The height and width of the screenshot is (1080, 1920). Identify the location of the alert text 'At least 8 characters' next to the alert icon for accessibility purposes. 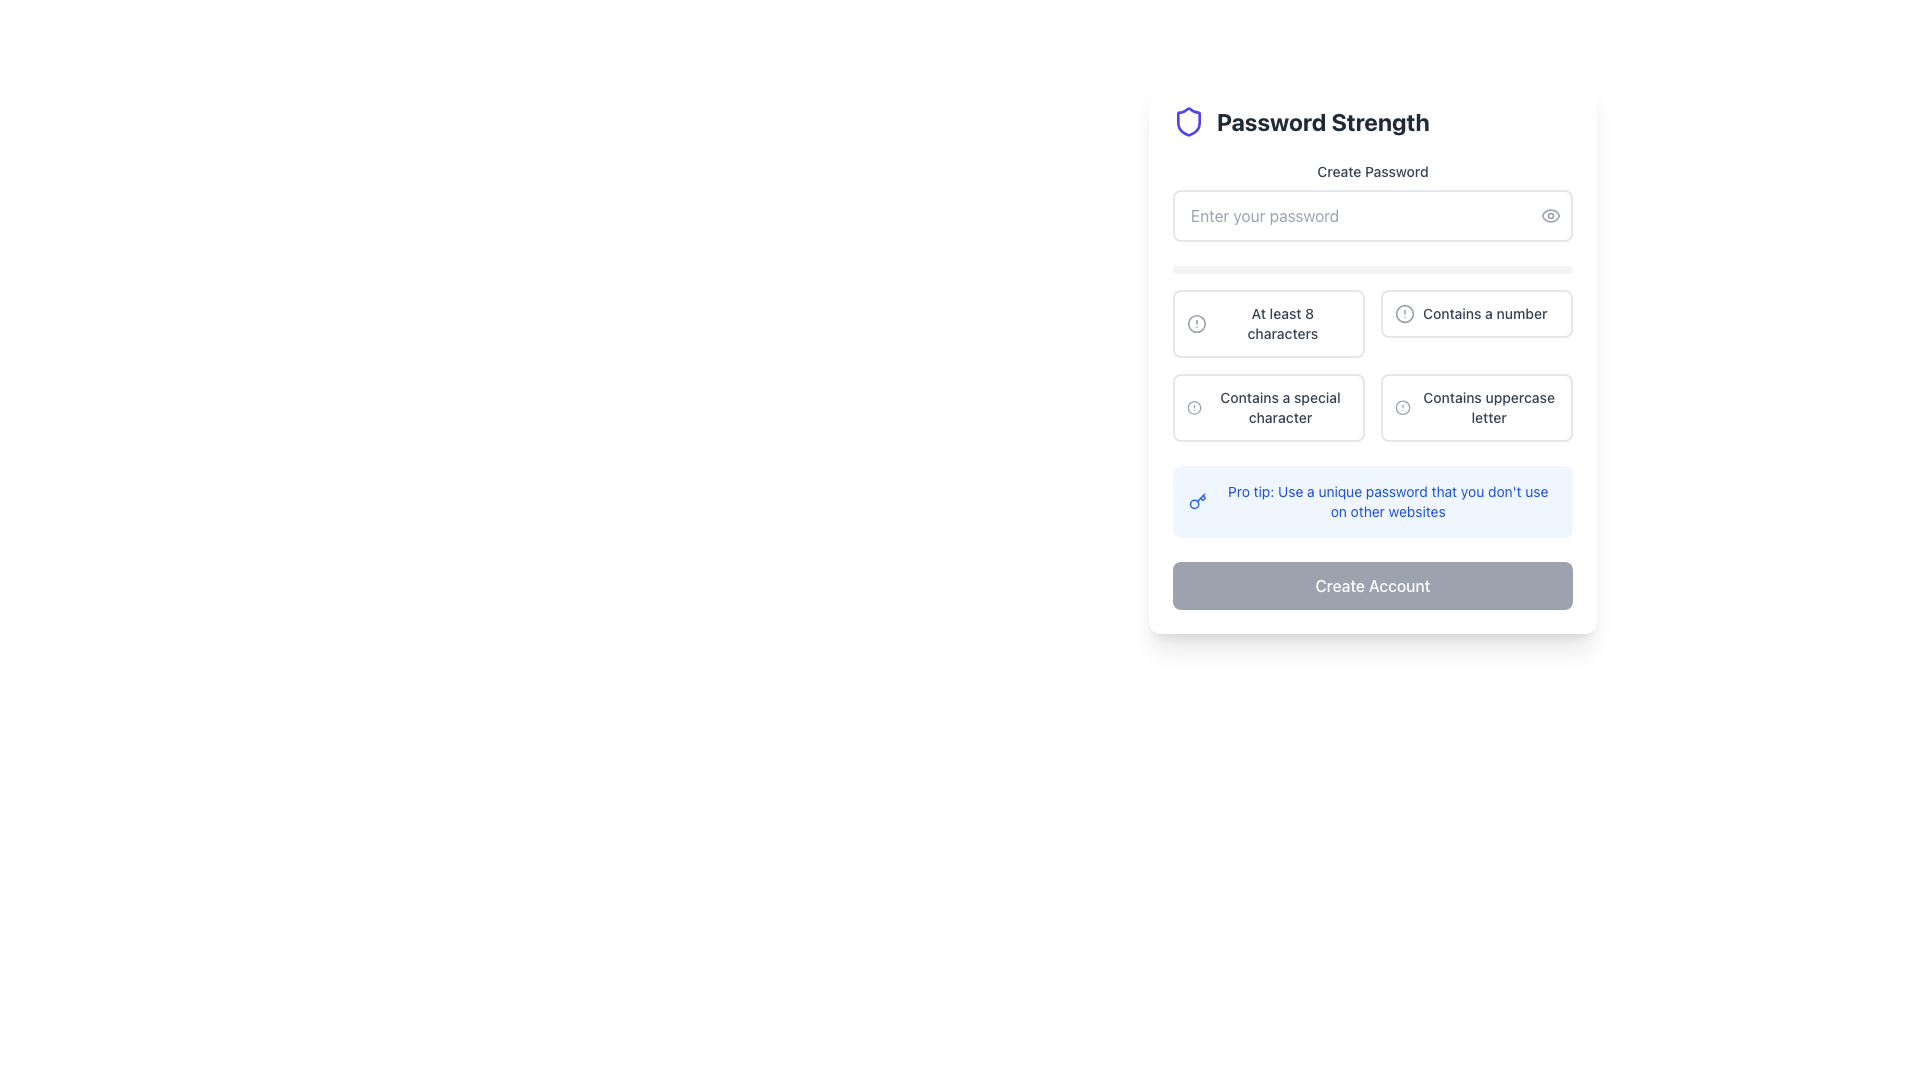
(1267, 323).